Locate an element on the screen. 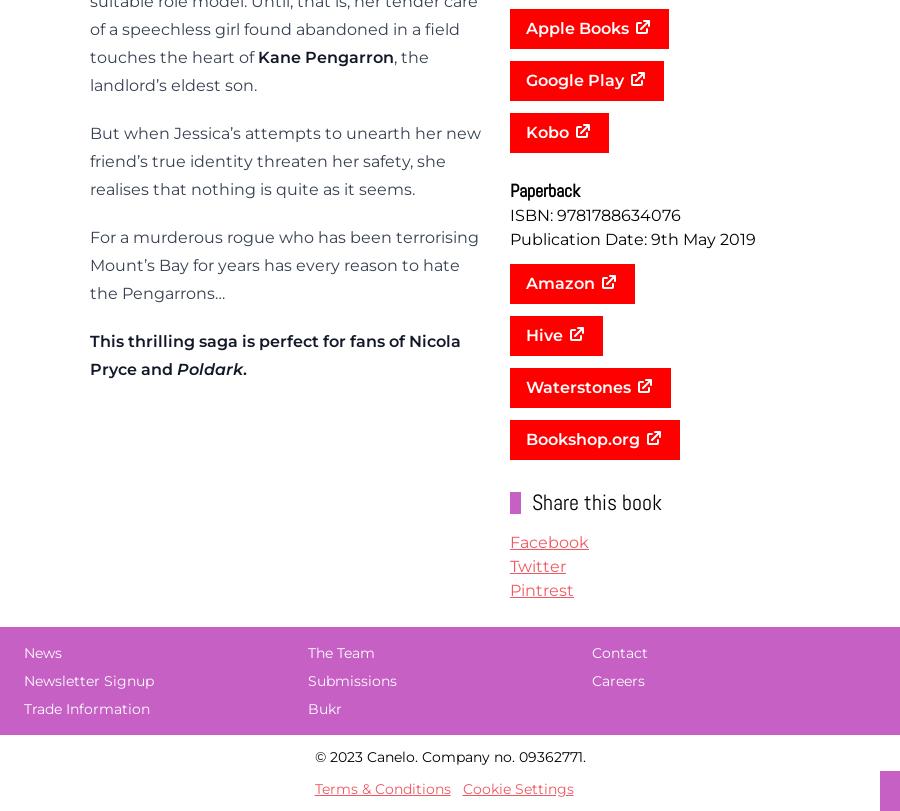 Image resolution: width=900 pixels, height=811 pixels. 'Amazon' is located at coordinates (559, 283).